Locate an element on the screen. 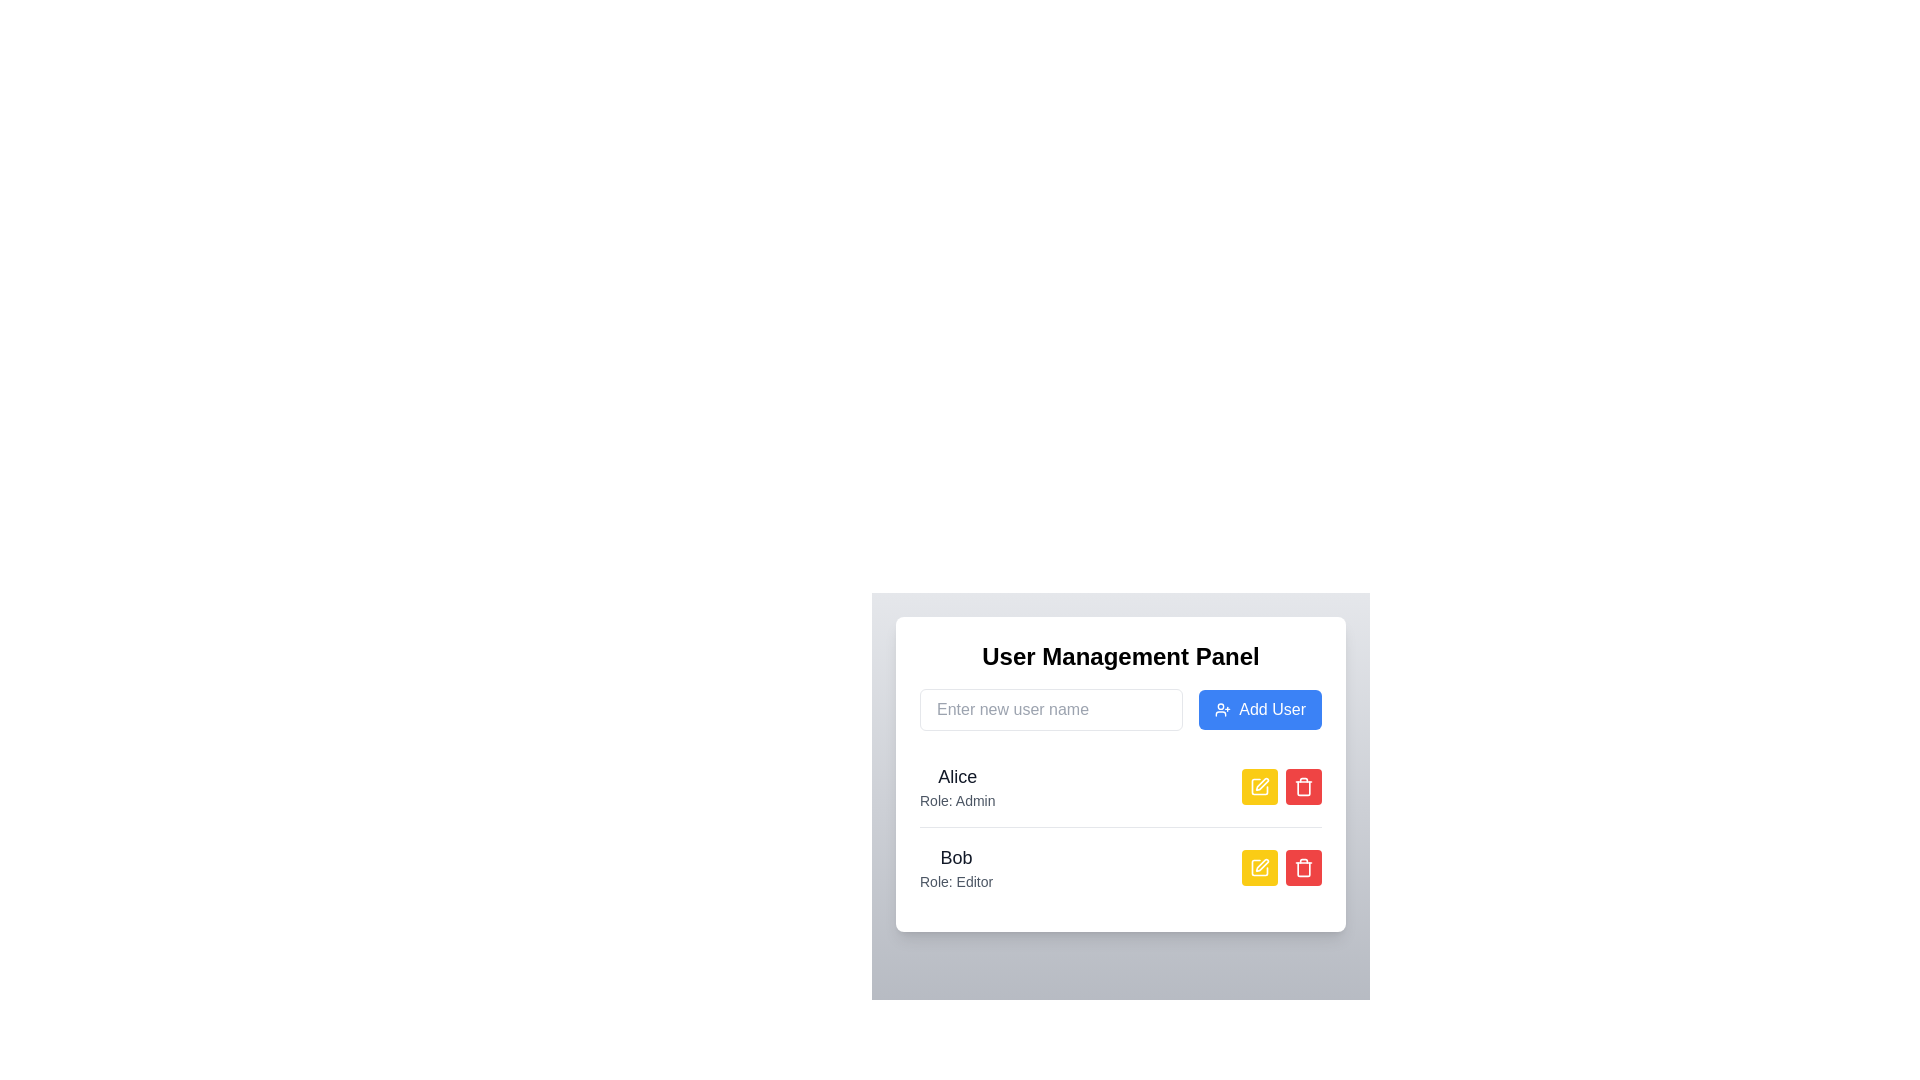  text content of the label displaying 'Role: Admin', which is styled in a small, light gray font and is positioned below the larger text label 'Alice' is located at coordinates (956, 800).